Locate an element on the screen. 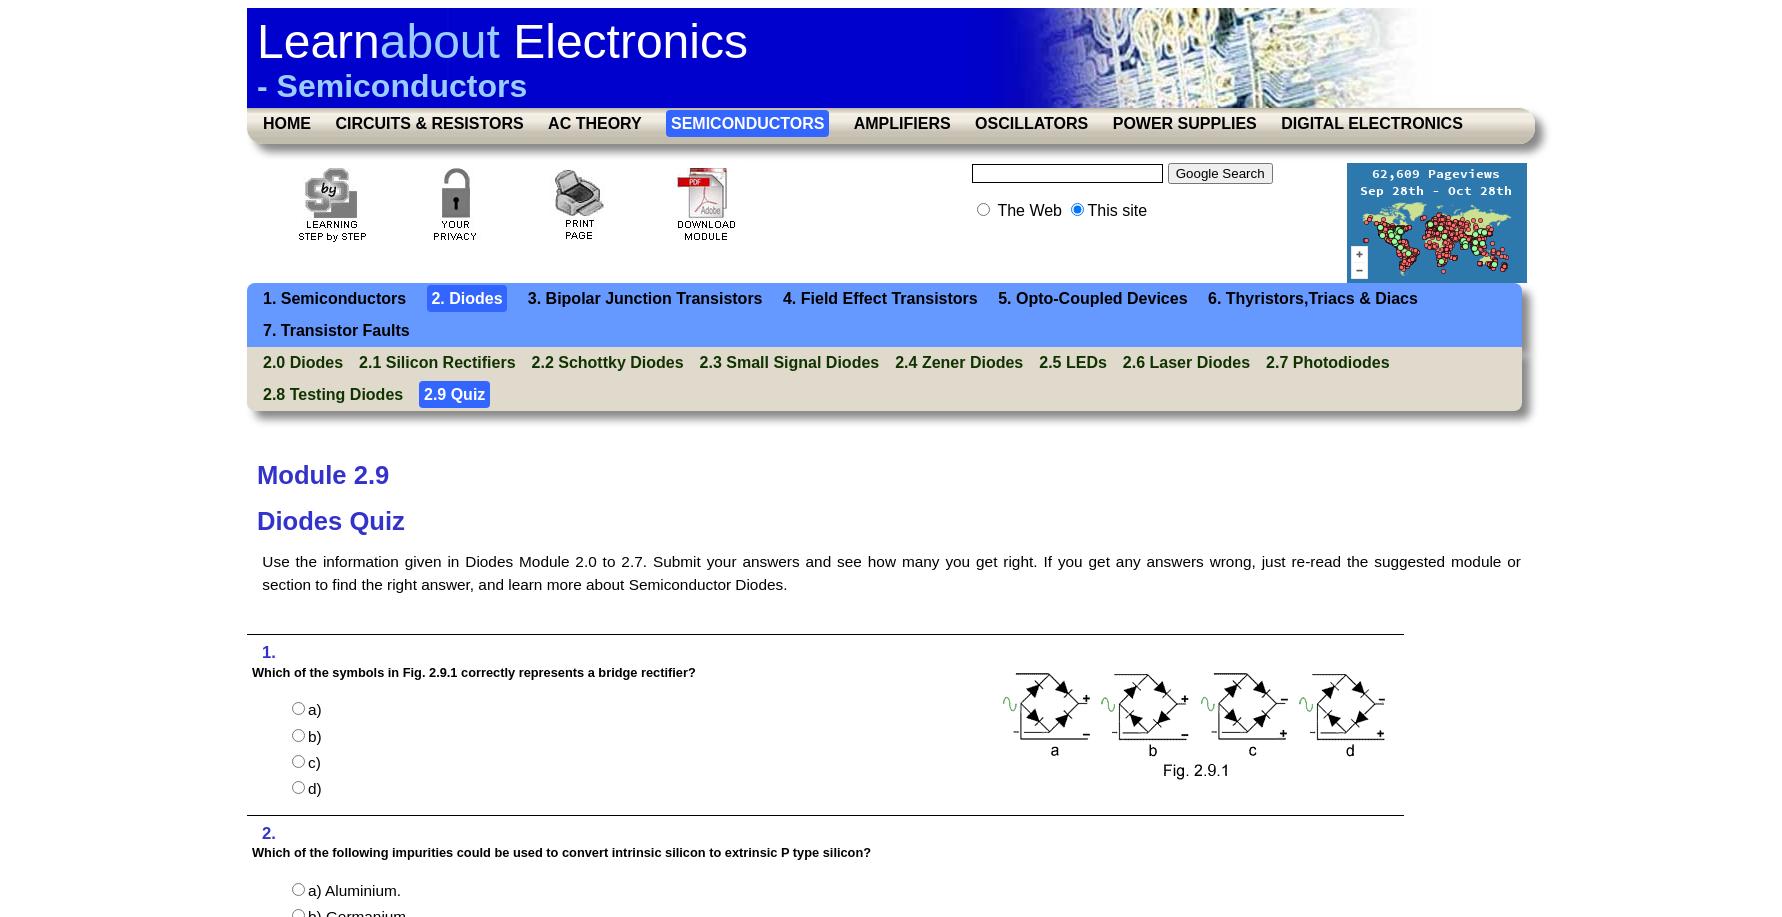 Image resolution: width=1782 pixels, height=917 pixels. 'Learn' is located at coordinates (317, 41).